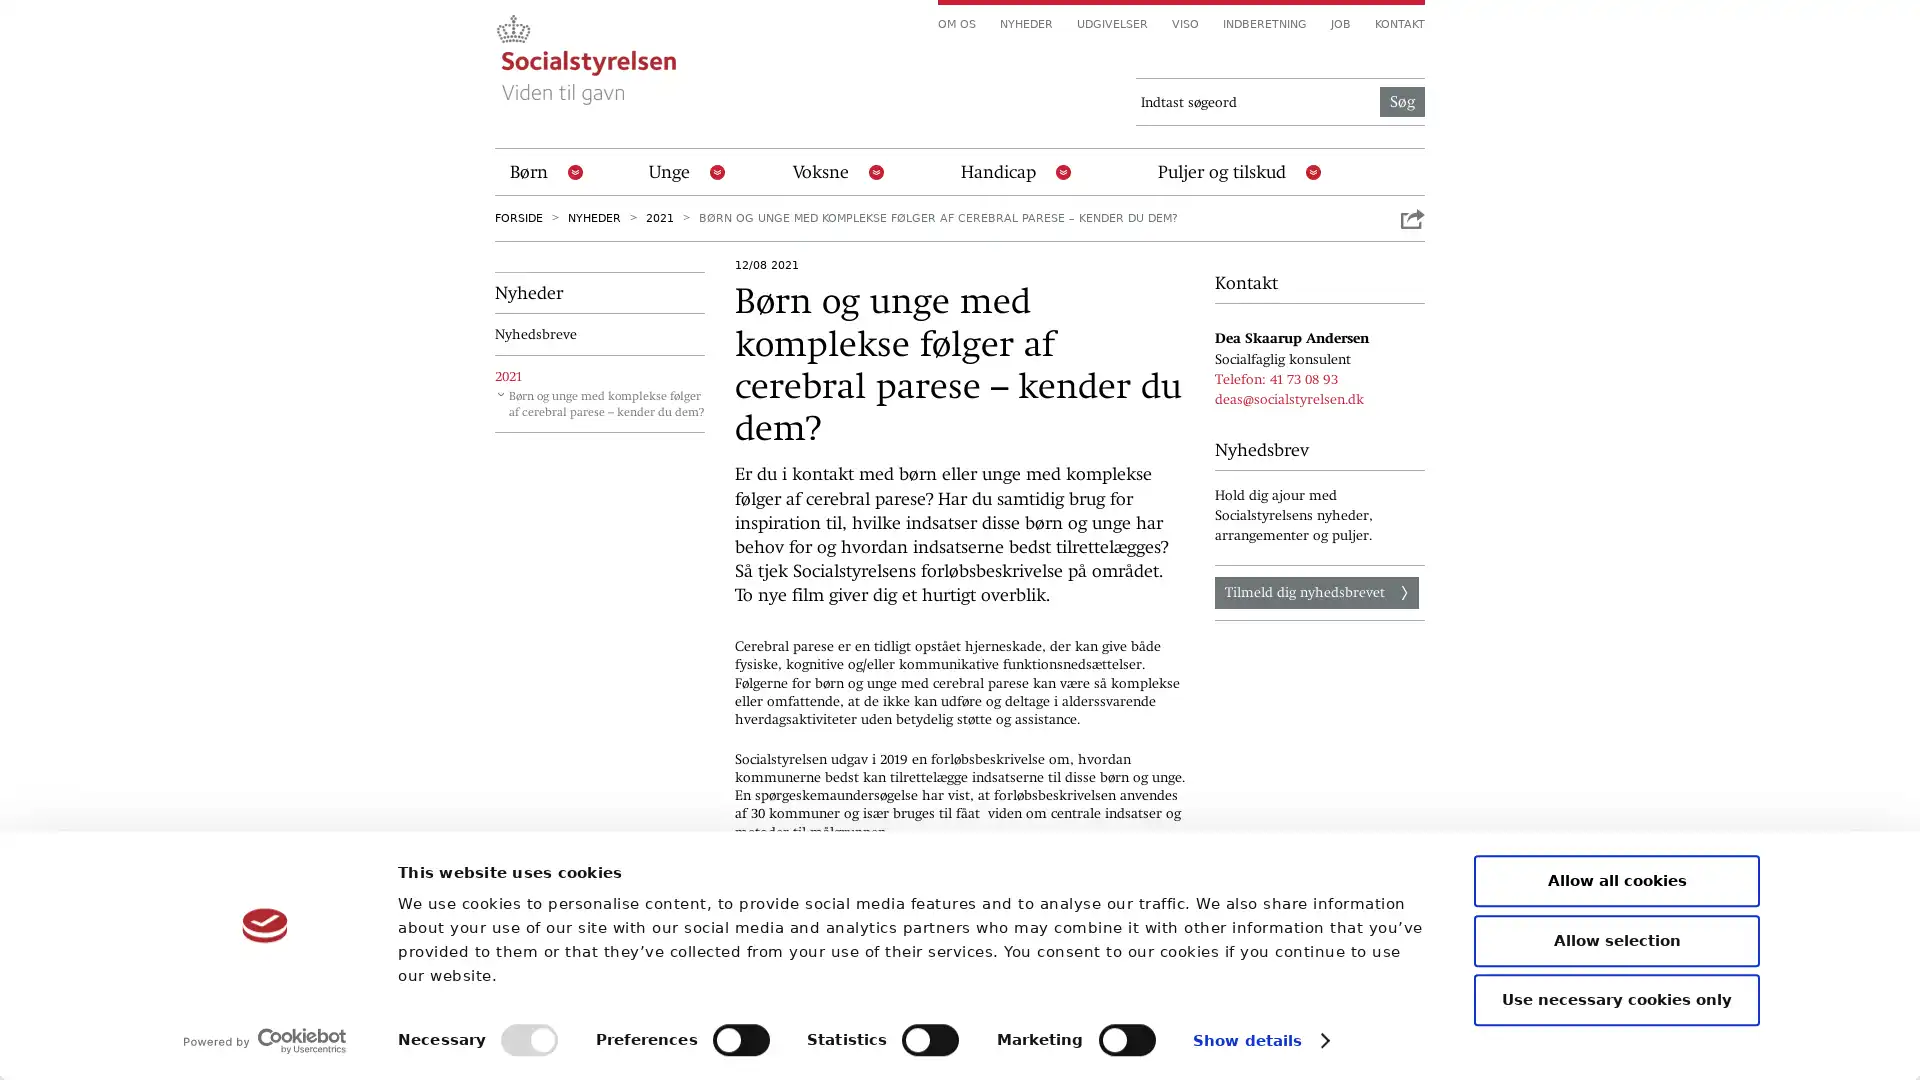 Image resolution: width=1920 pixels, height=1080 pixels. I want to click on Sg, so click(1401, 101).